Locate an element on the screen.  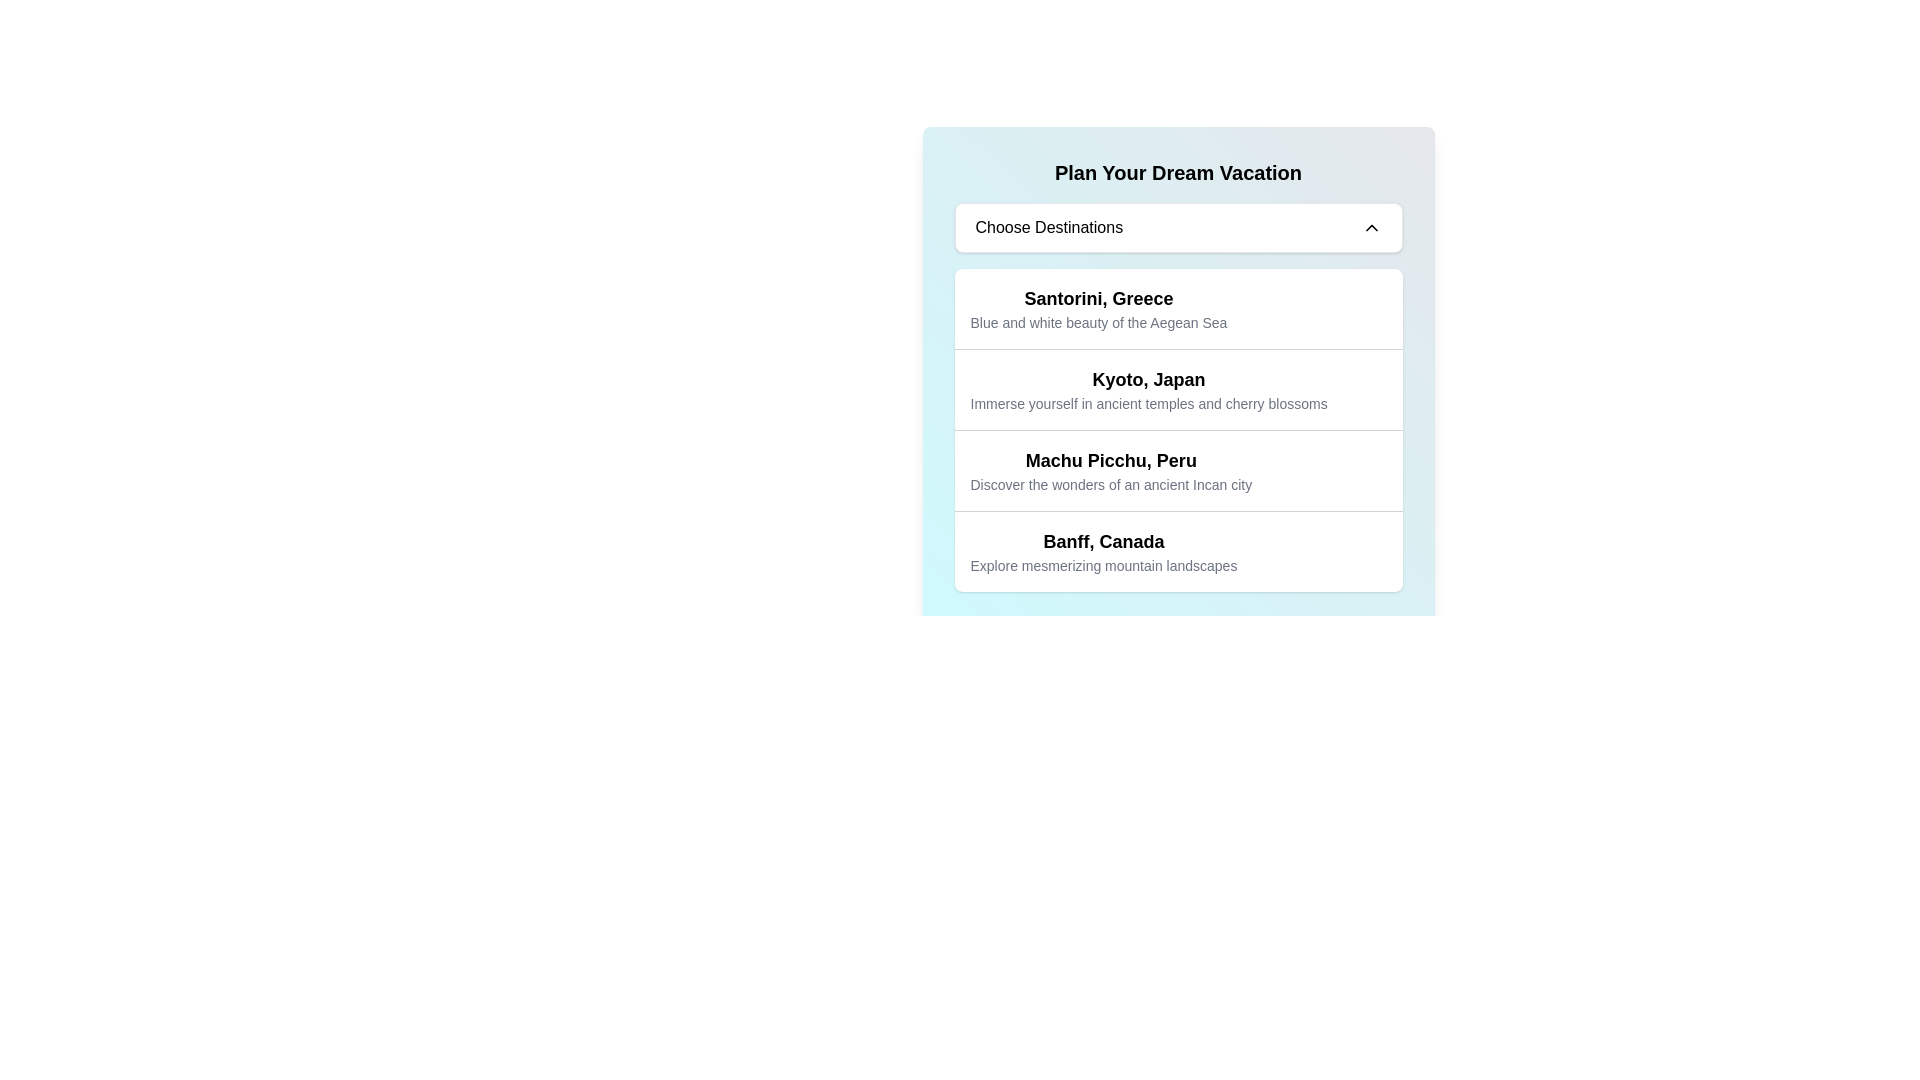
the text label displaying 'Santorini, Greece', which is styled with a bold and large font, located at the top of the list under 'Plan Your Dream Vacation' is located at coordinates (1098, 299).